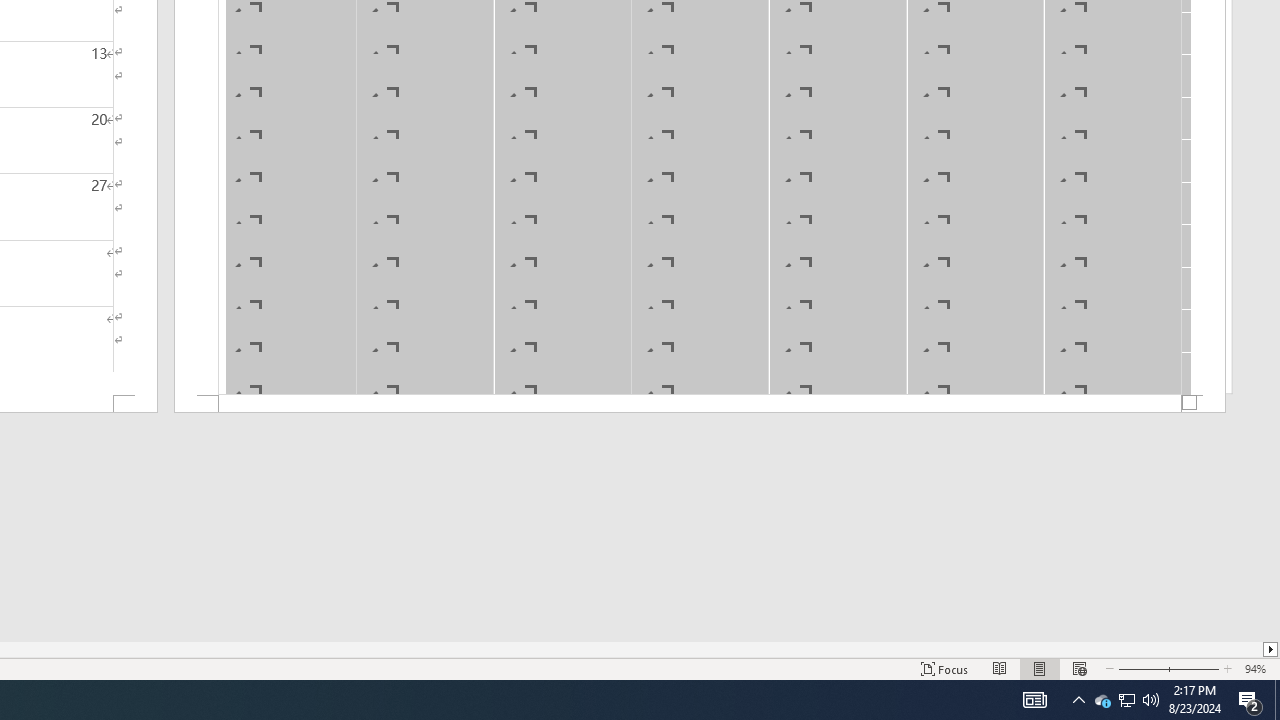 The height and width of the screenshot is (720, 1280). I want to click on 'Column right', so click(1270, 649).